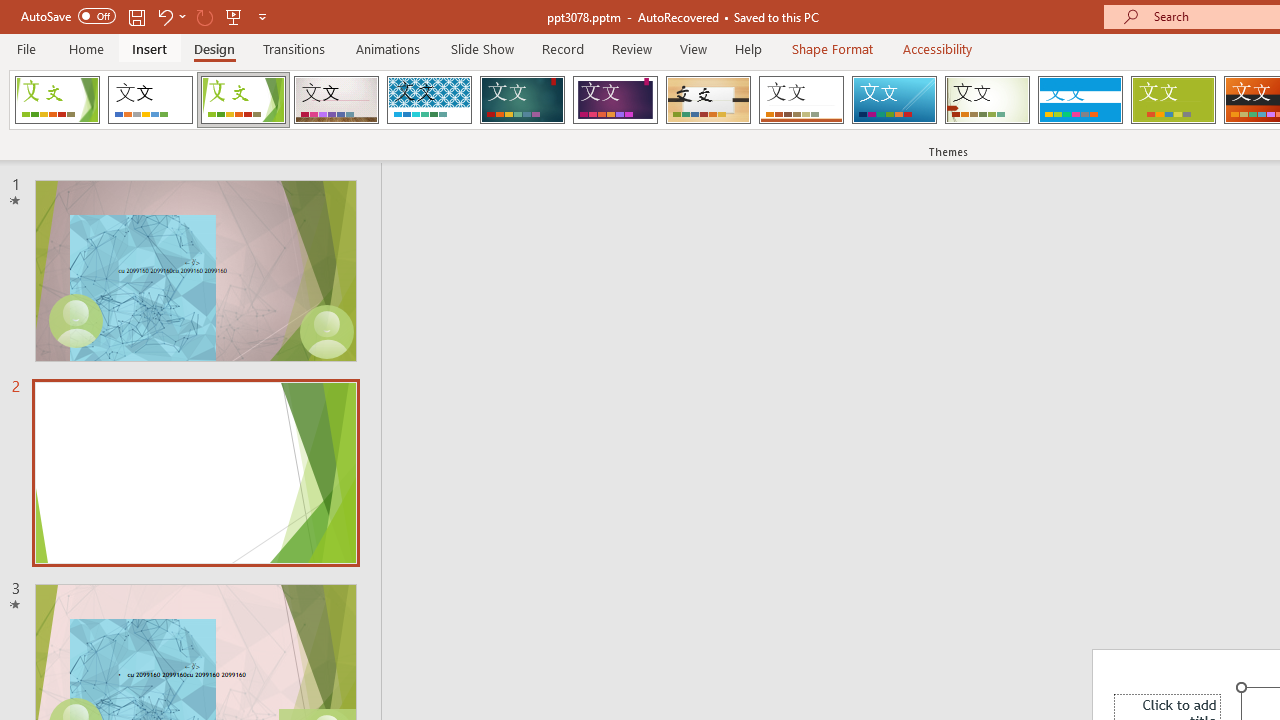 This screenshot has height=720, width=1280. Describe the element at coordinates (428, 100) in the screenshot. I see `'Integral'` at that location.